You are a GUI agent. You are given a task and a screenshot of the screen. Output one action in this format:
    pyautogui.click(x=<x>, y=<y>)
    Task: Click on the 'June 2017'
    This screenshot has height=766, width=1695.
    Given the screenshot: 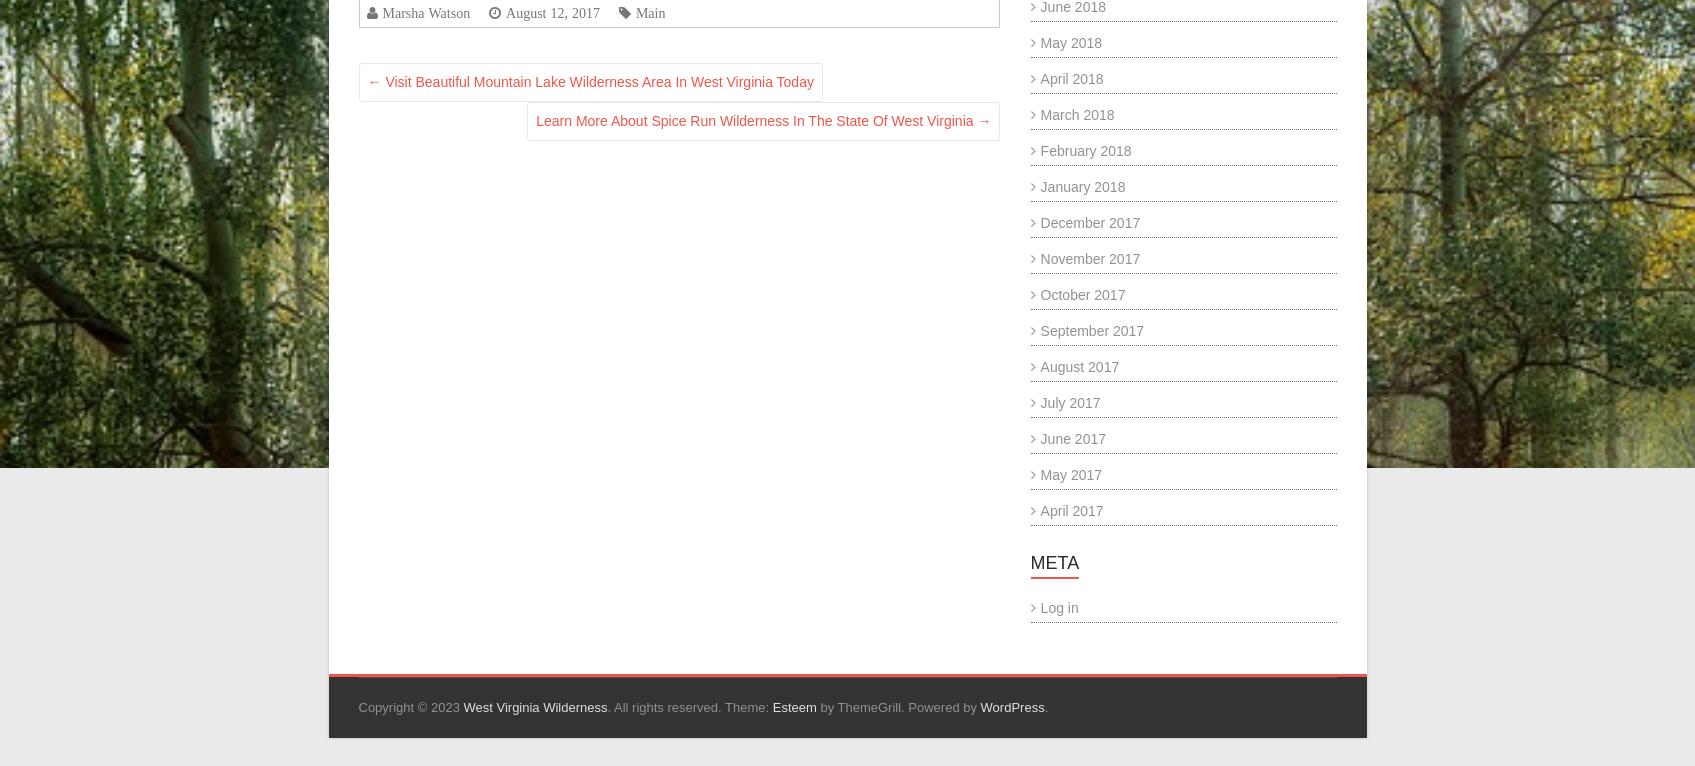 What is the action you would take?
    pyautogui.click(x=1072, y=438)
    